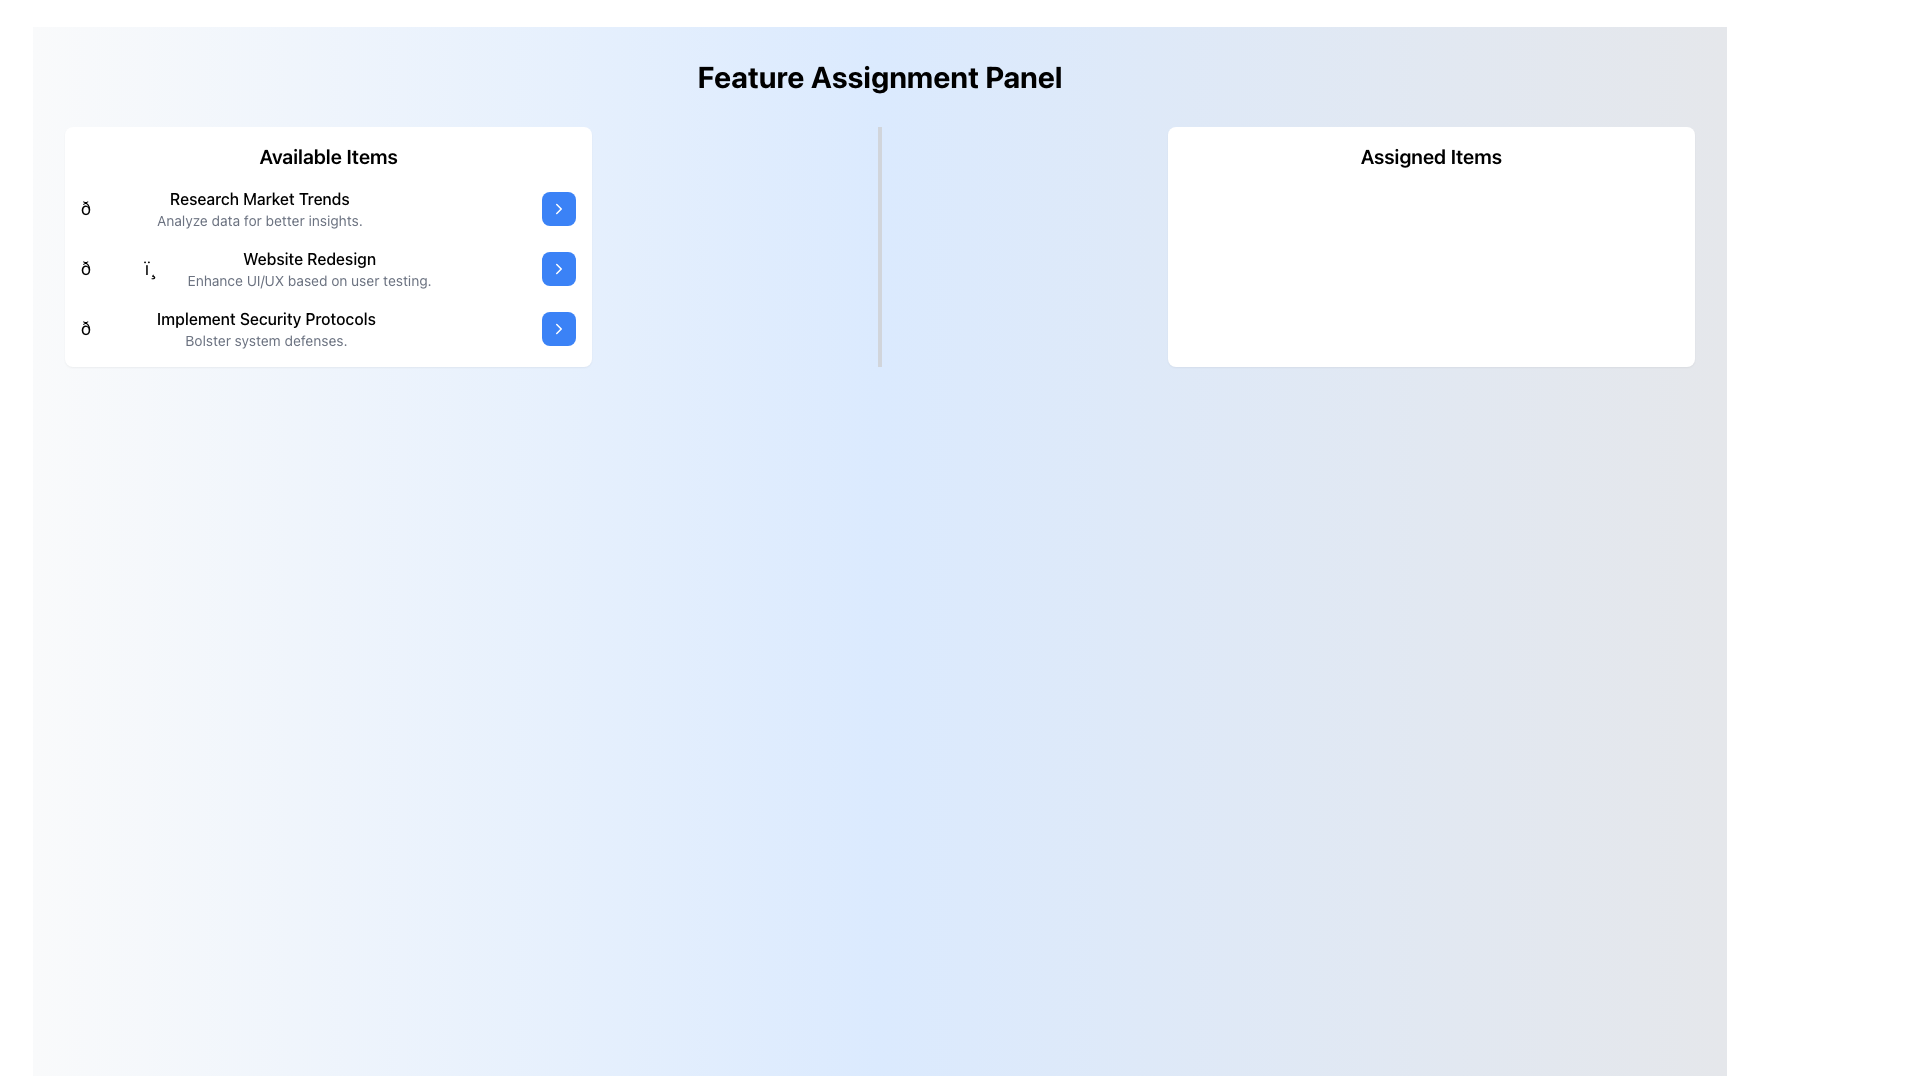 The height and width of the screenshot is (1080, 1920). Describe the element at coordinates (258, 199) in the screenshot. I see `the text-based UI element titled 'Research Market Trends', which is prominently positioned as the header under 'Available Items'` at that location.